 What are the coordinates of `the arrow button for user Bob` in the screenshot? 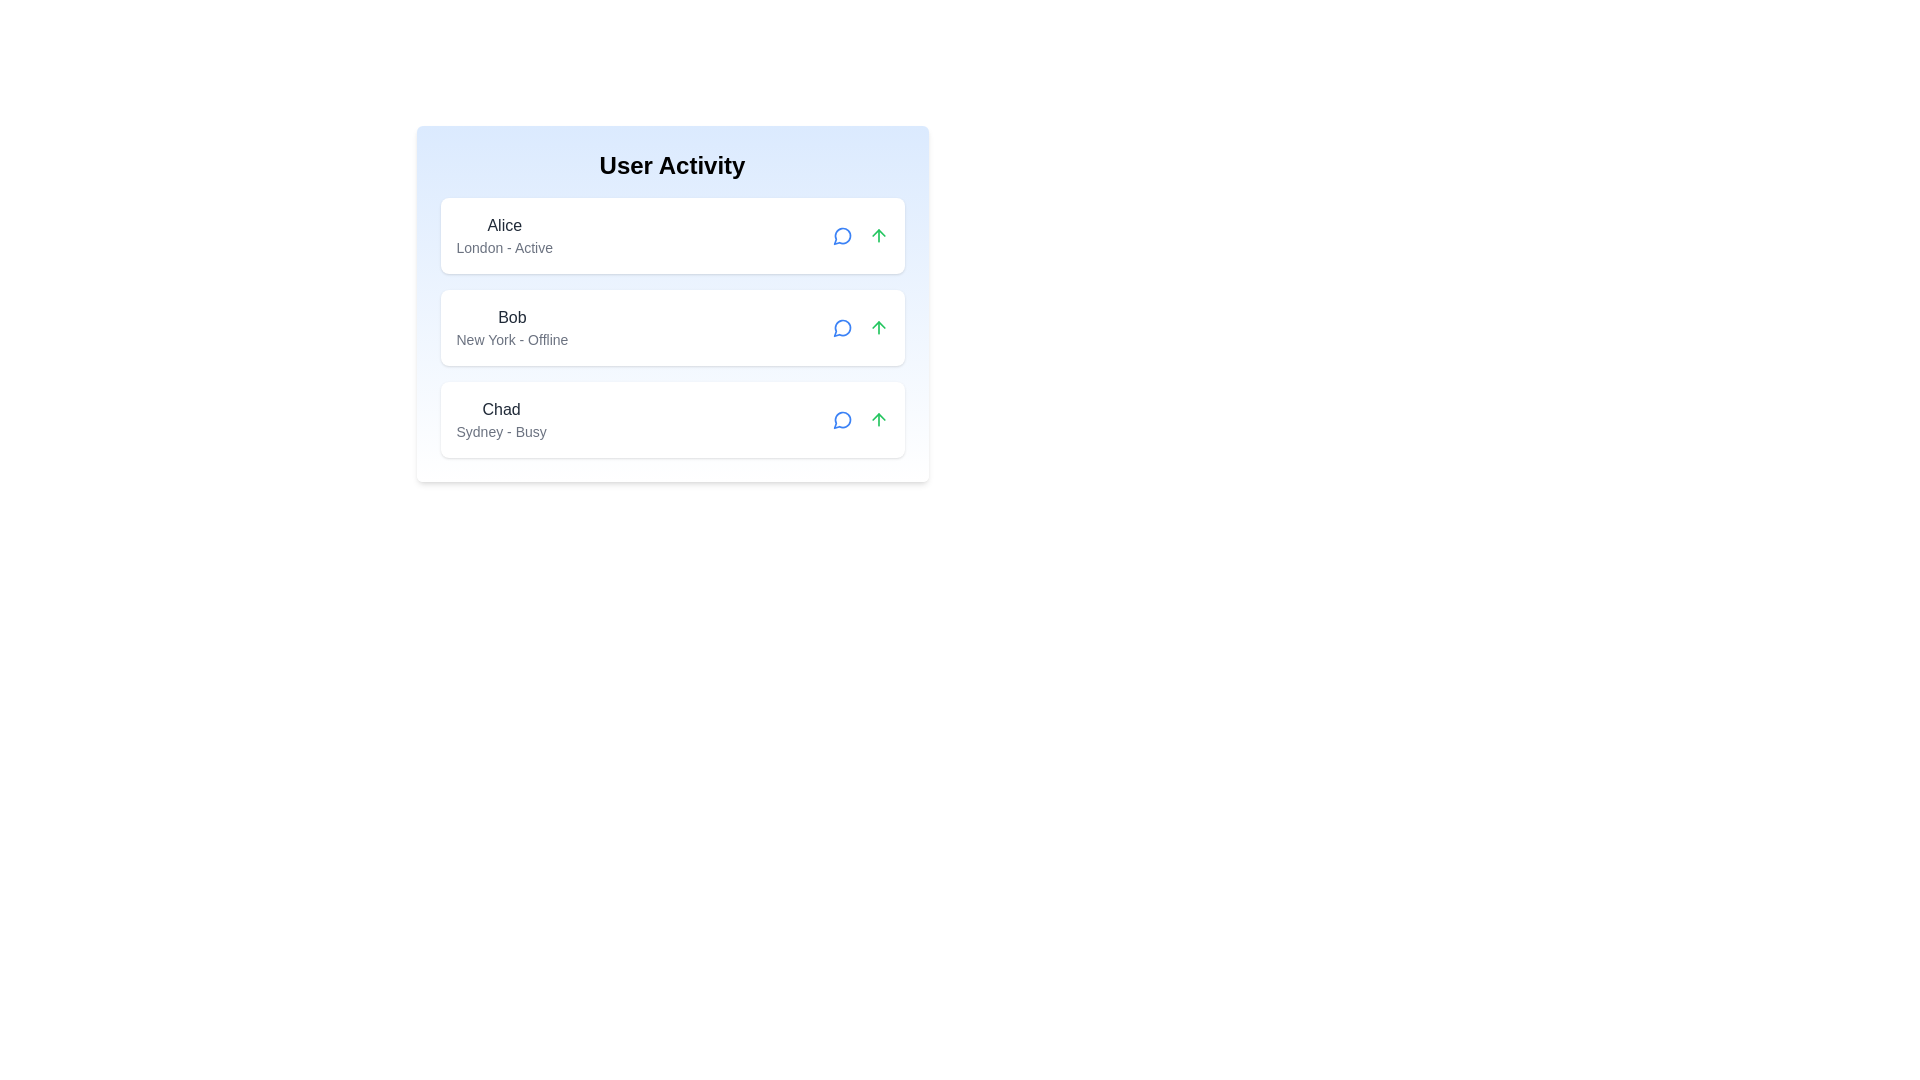 It's located at (878, 326).